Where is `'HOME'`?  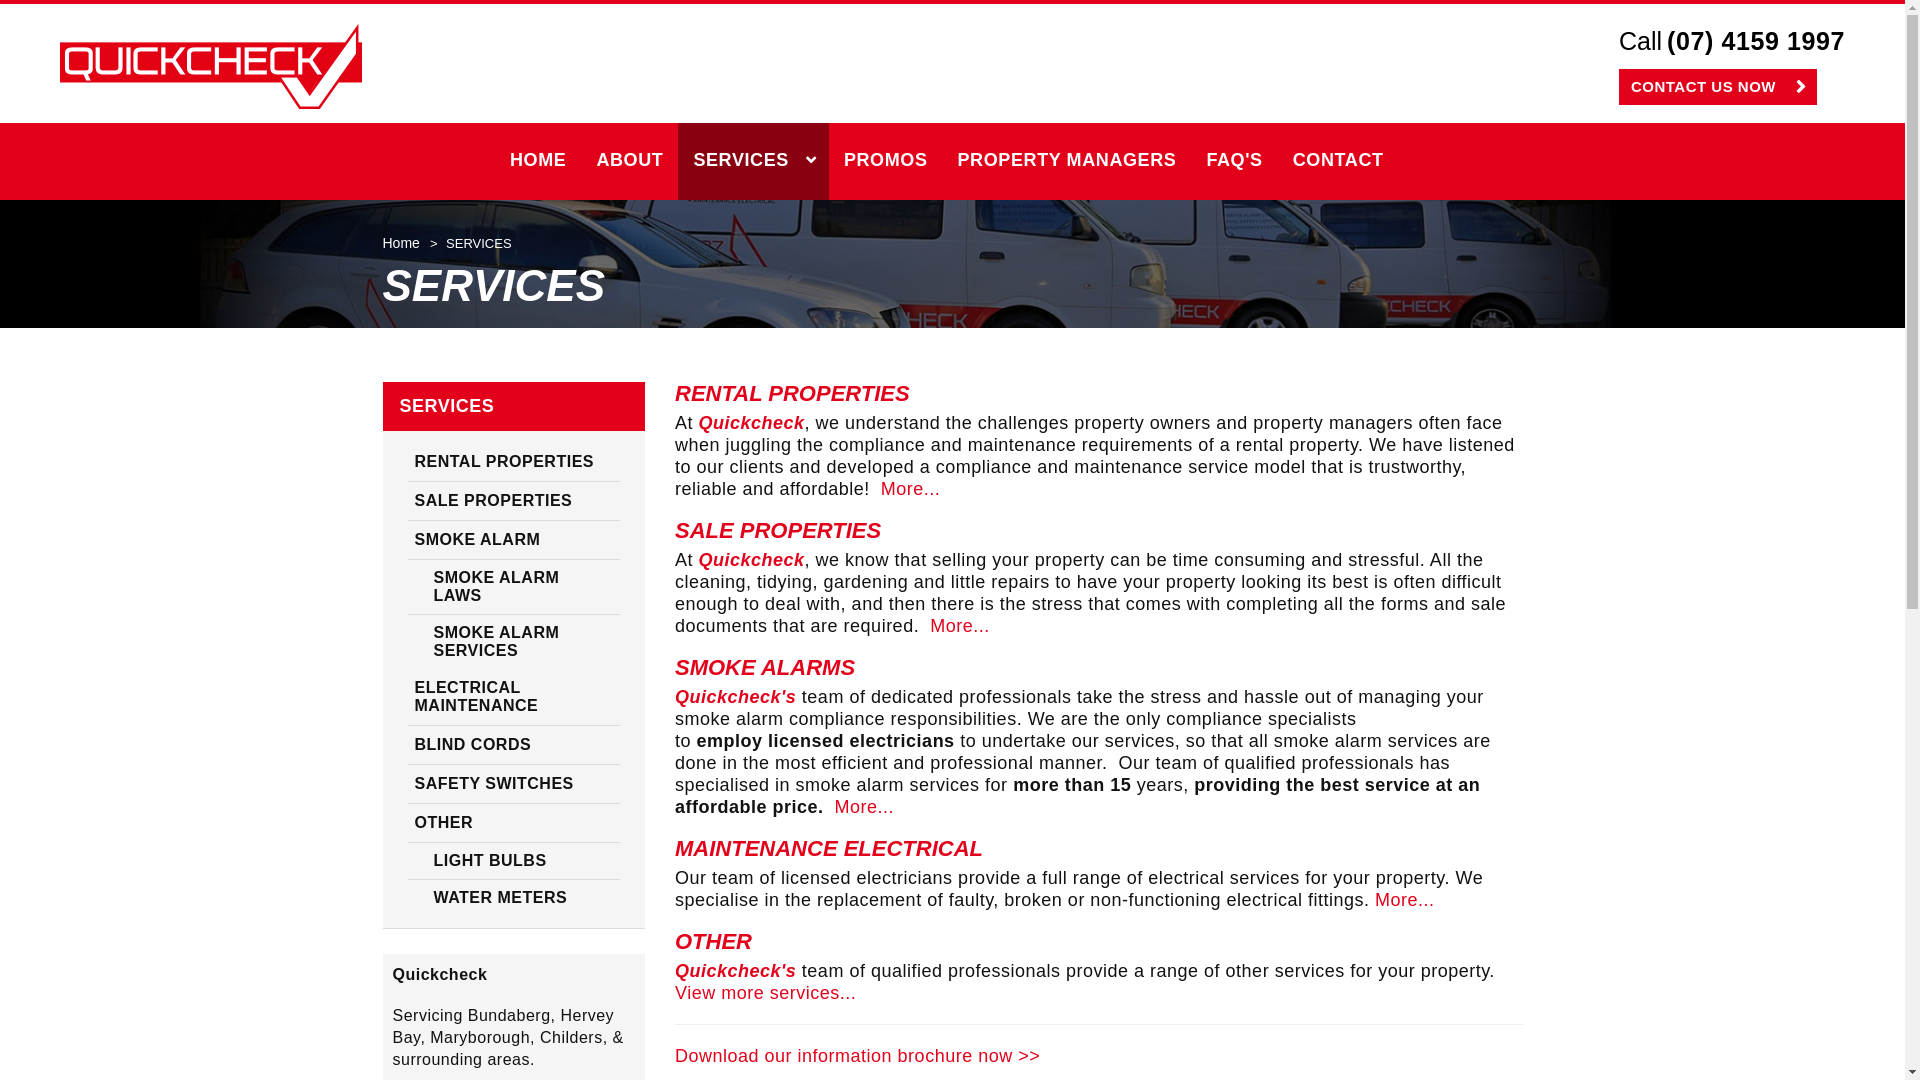
'HOME' is located at coordinates (537, 160).